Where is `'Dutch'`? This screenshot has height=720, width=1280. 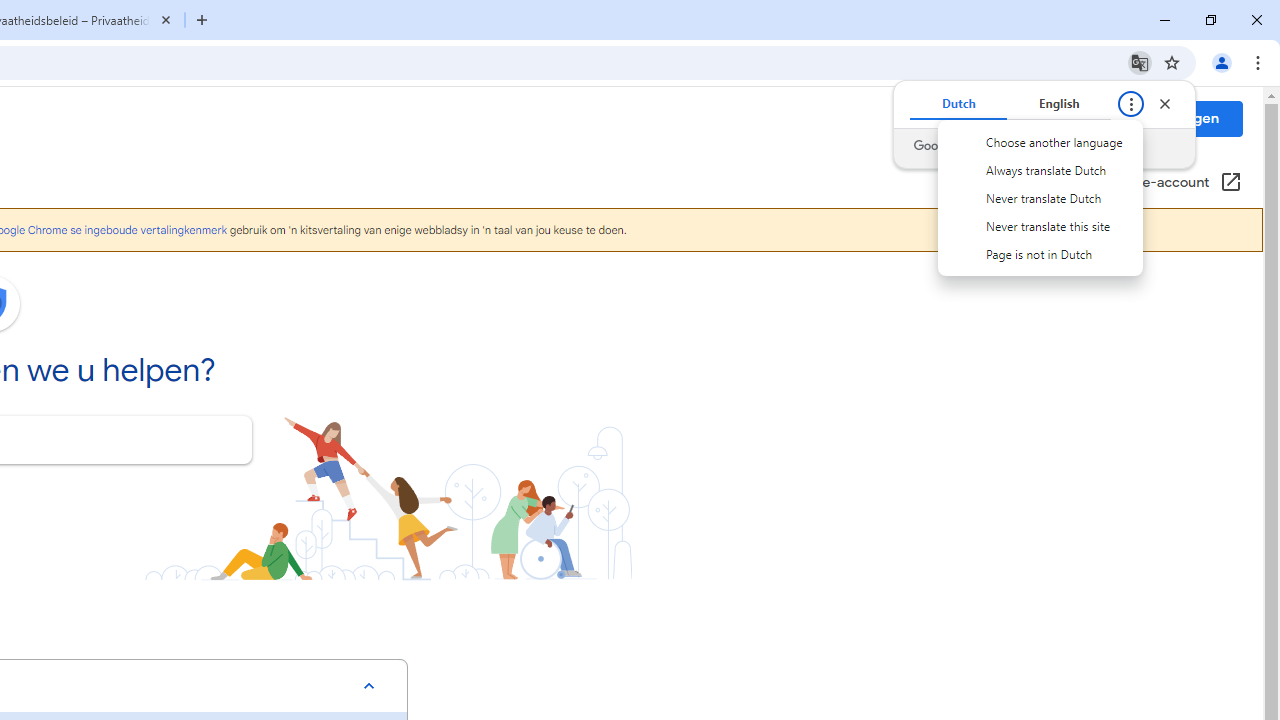
'Dutch' is located at coordinates (957, 104).